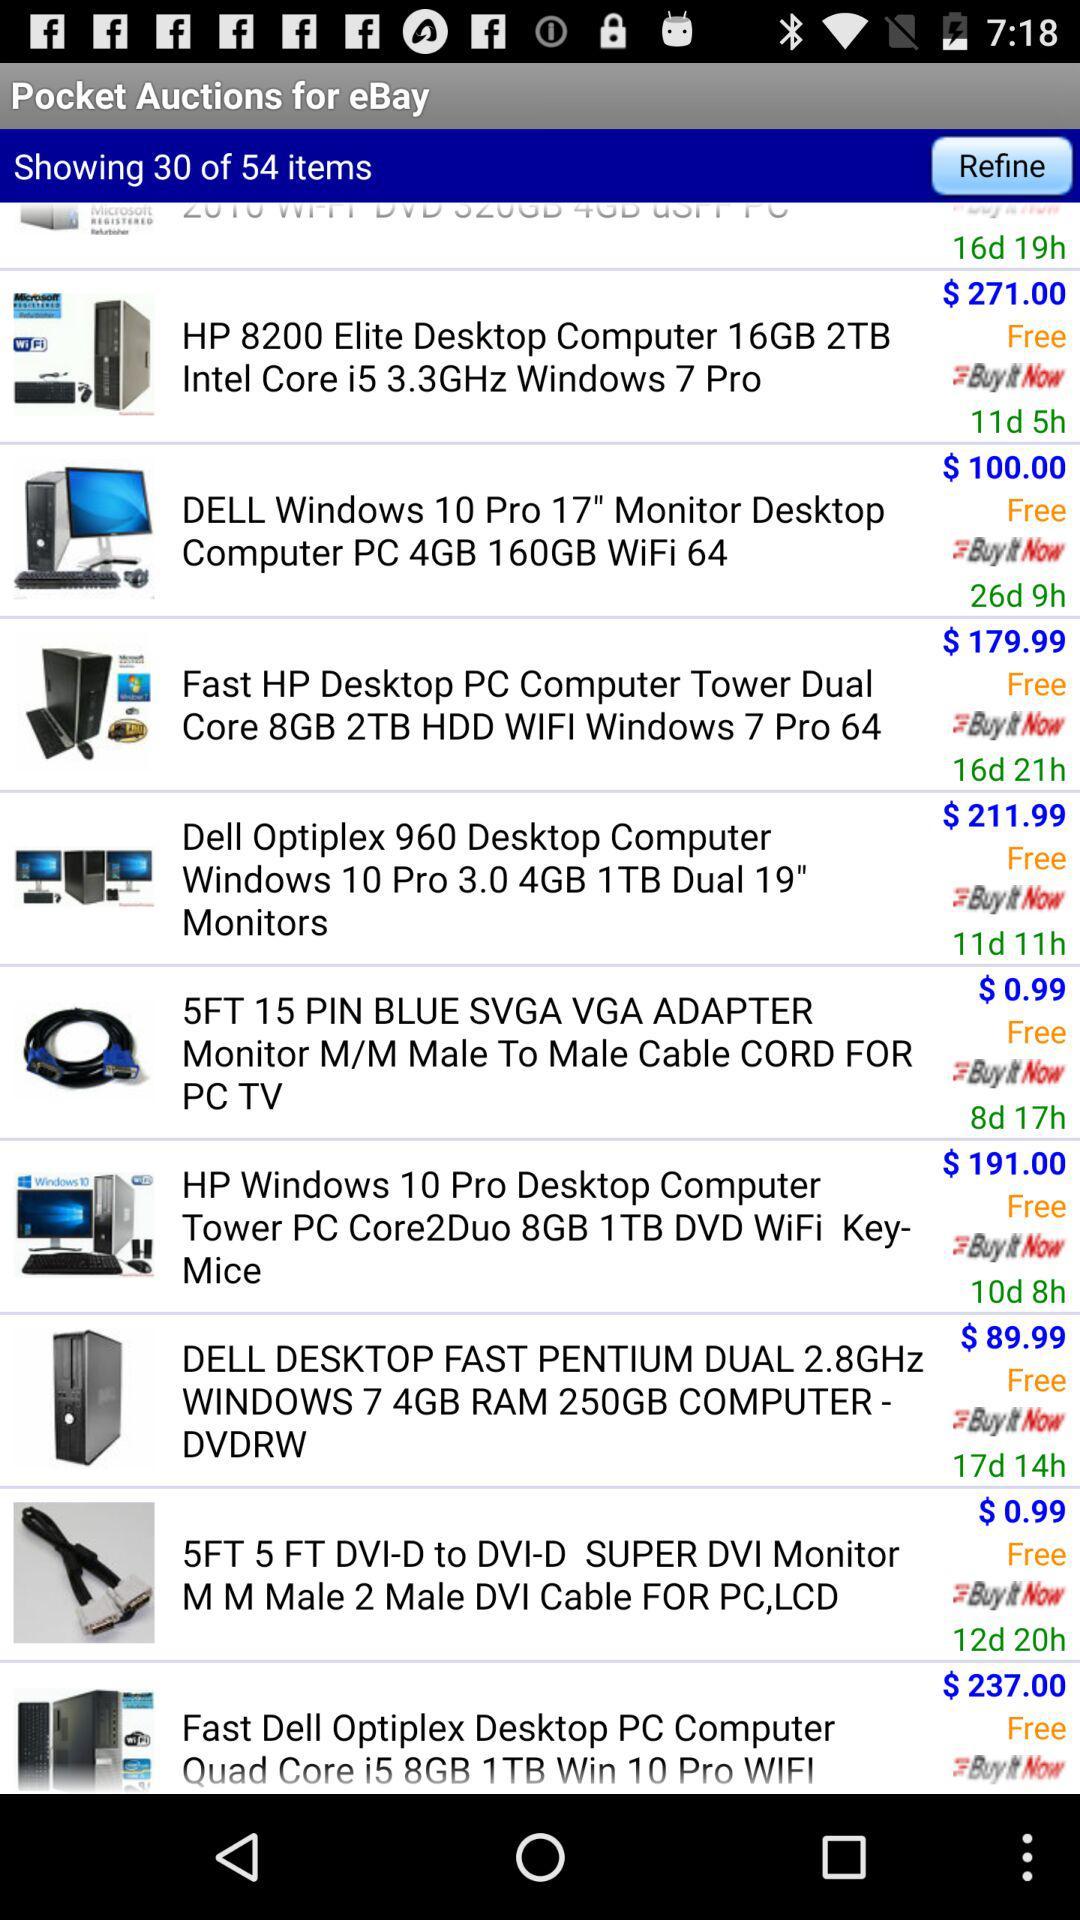  I want to click on icon to the right of hp windows 10, so click(1018, 1290).